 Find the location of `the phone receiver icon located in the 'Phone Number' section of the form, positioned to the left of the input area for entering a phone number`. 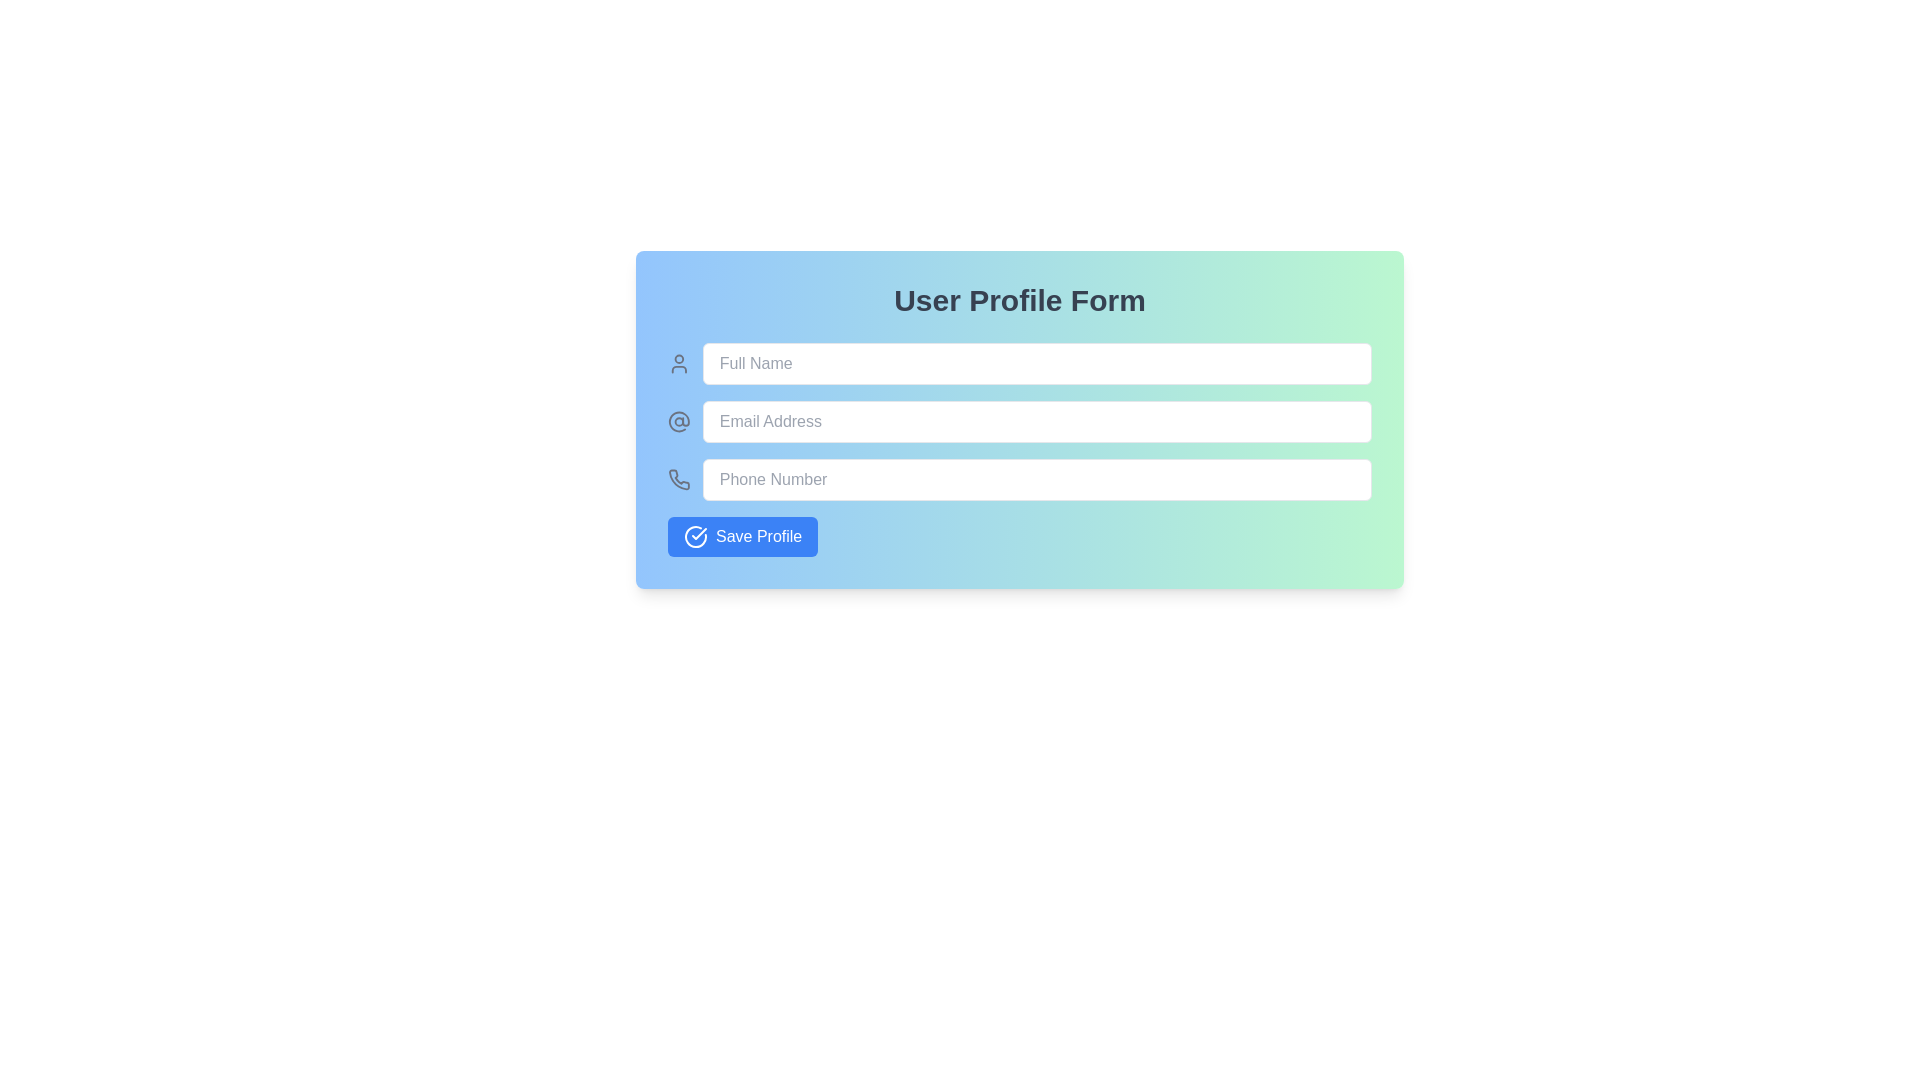

the phone receiver icon located in the 'Phone Number' section of the form, positioned to the left of the input area for entering a phone number is located at coordinates (679, 479).